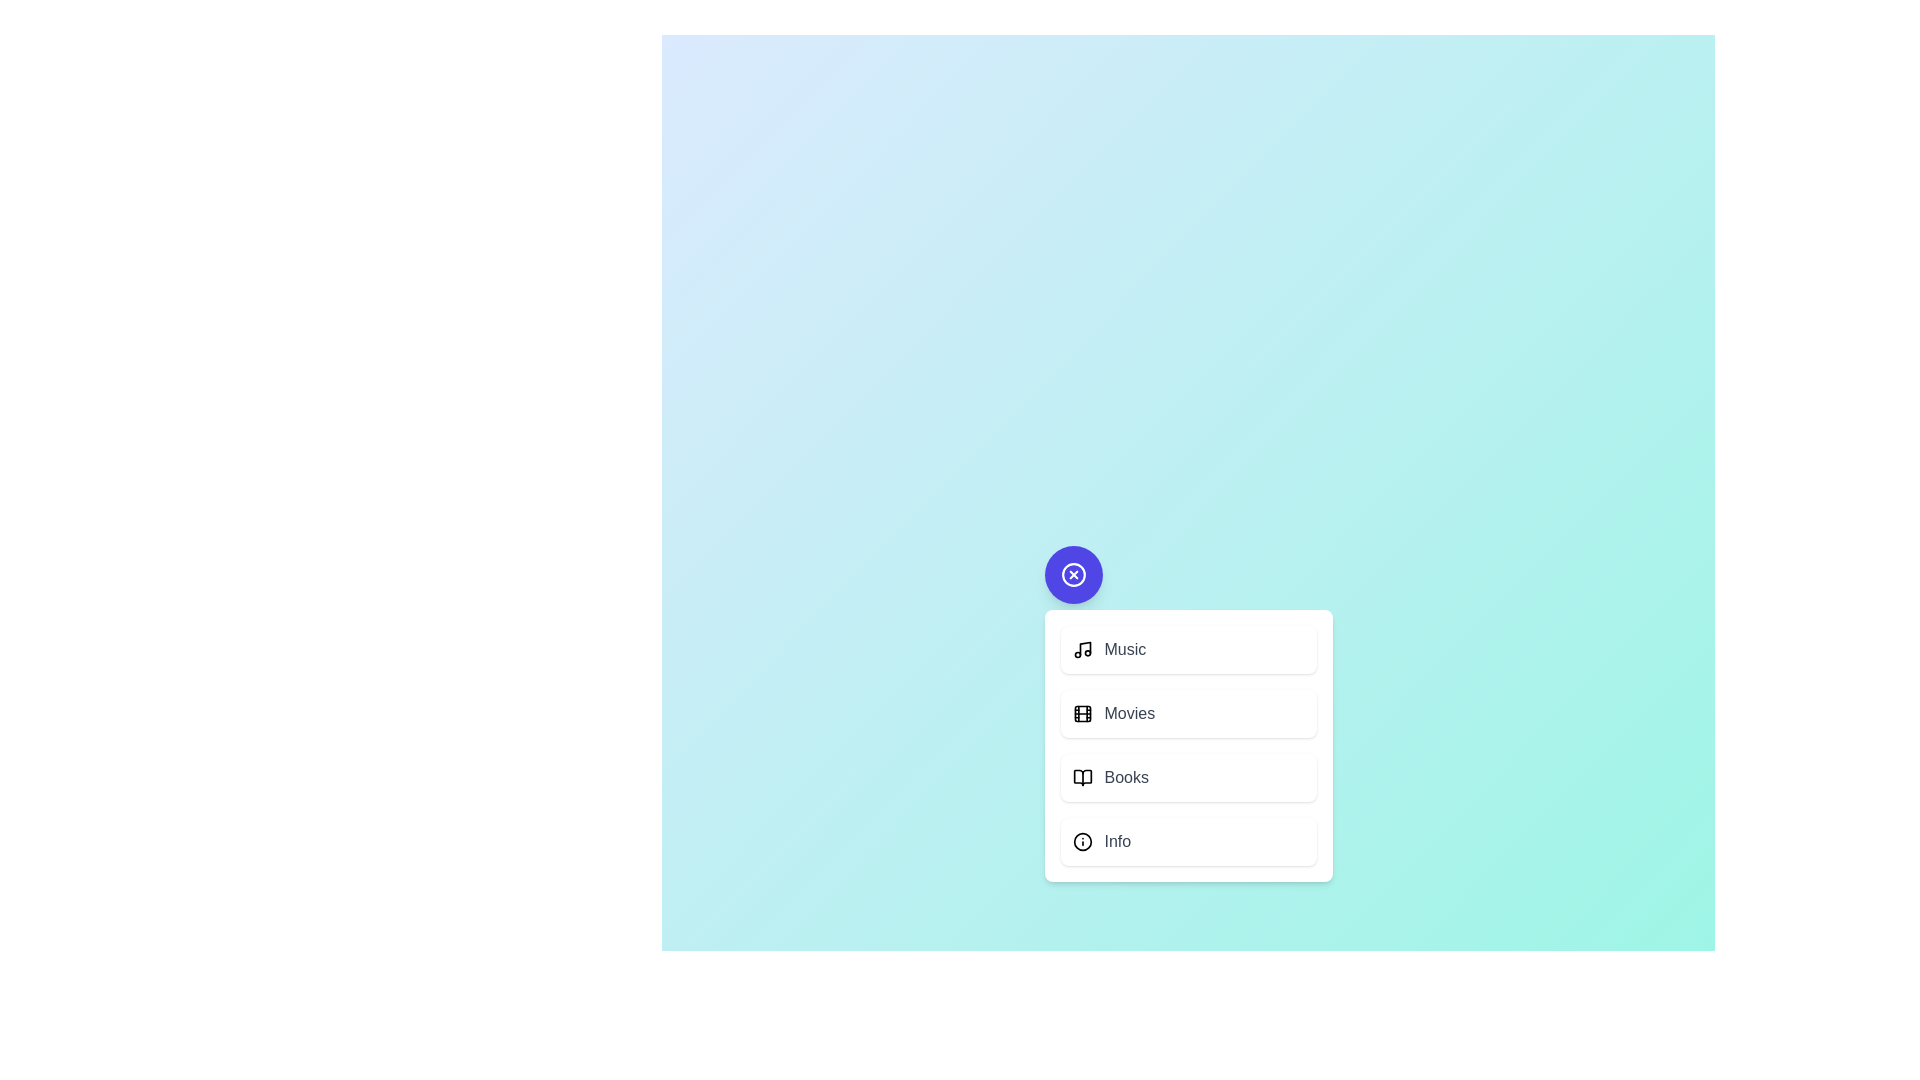 The image size is (1920, 1080). What do you see at coordinates (1188, 841) in the screenshot?
I see `the action 'Info' from the menu` at bounding box center [1188, 841].